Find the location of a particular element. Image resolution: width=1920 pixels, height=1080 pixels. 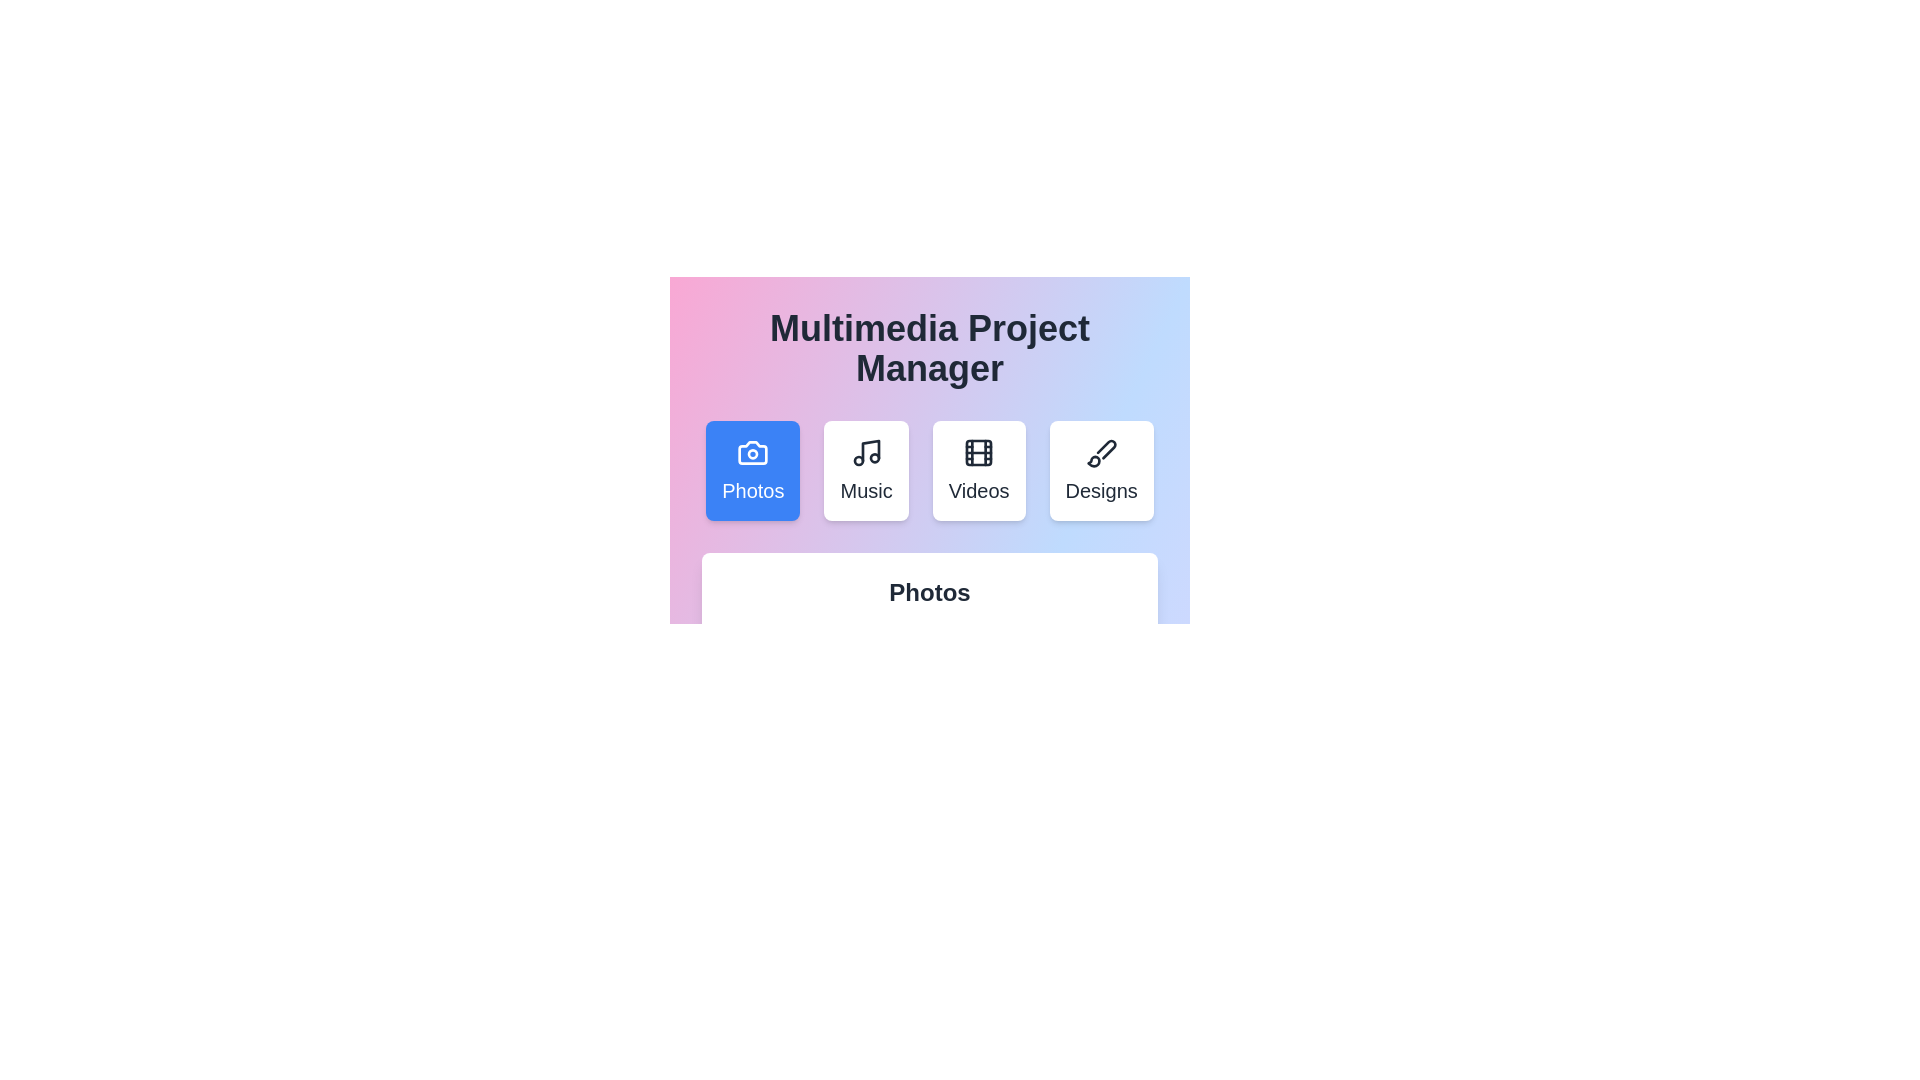

the tab labeled Photos to view its content is located at coordinates (752, 470).